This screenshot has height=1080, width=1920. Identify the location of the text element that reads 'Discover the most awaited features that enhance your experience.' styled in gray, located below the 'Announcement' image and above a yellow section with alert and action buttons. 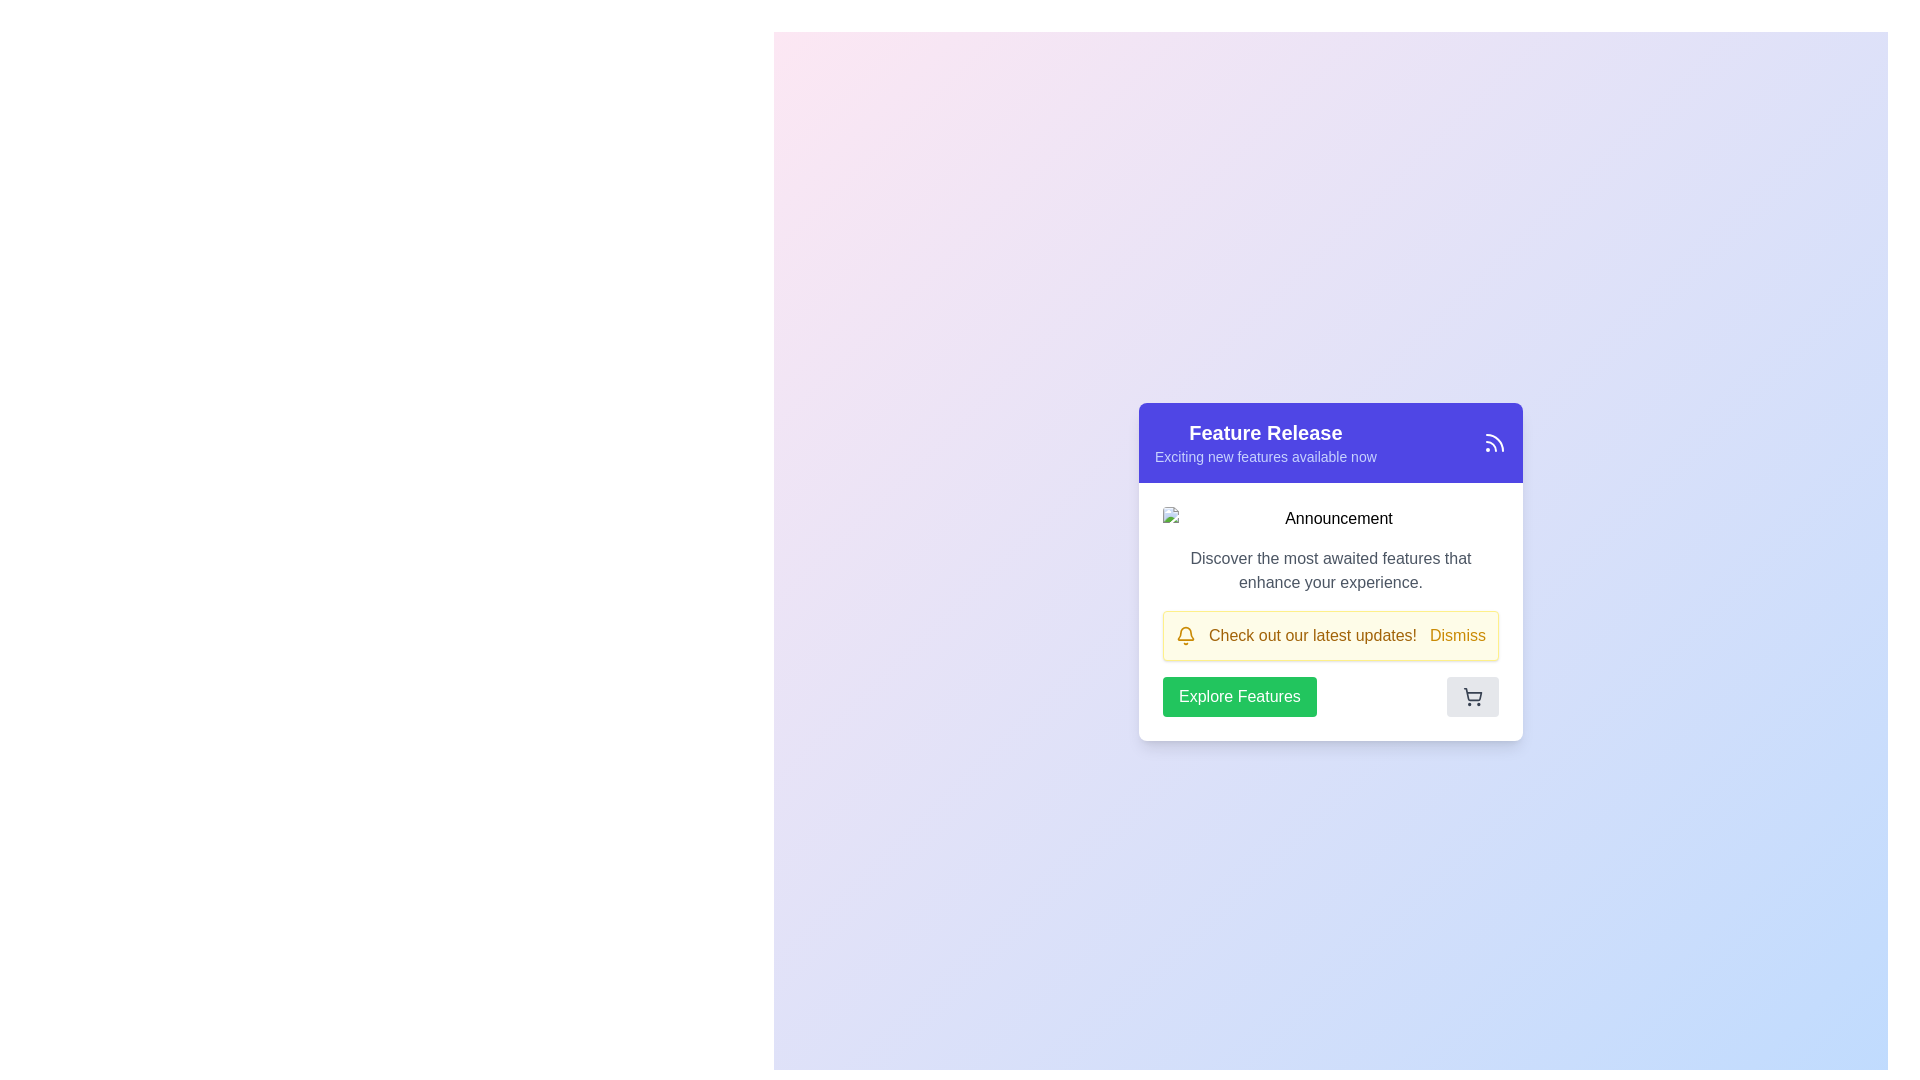
(1330, 570).